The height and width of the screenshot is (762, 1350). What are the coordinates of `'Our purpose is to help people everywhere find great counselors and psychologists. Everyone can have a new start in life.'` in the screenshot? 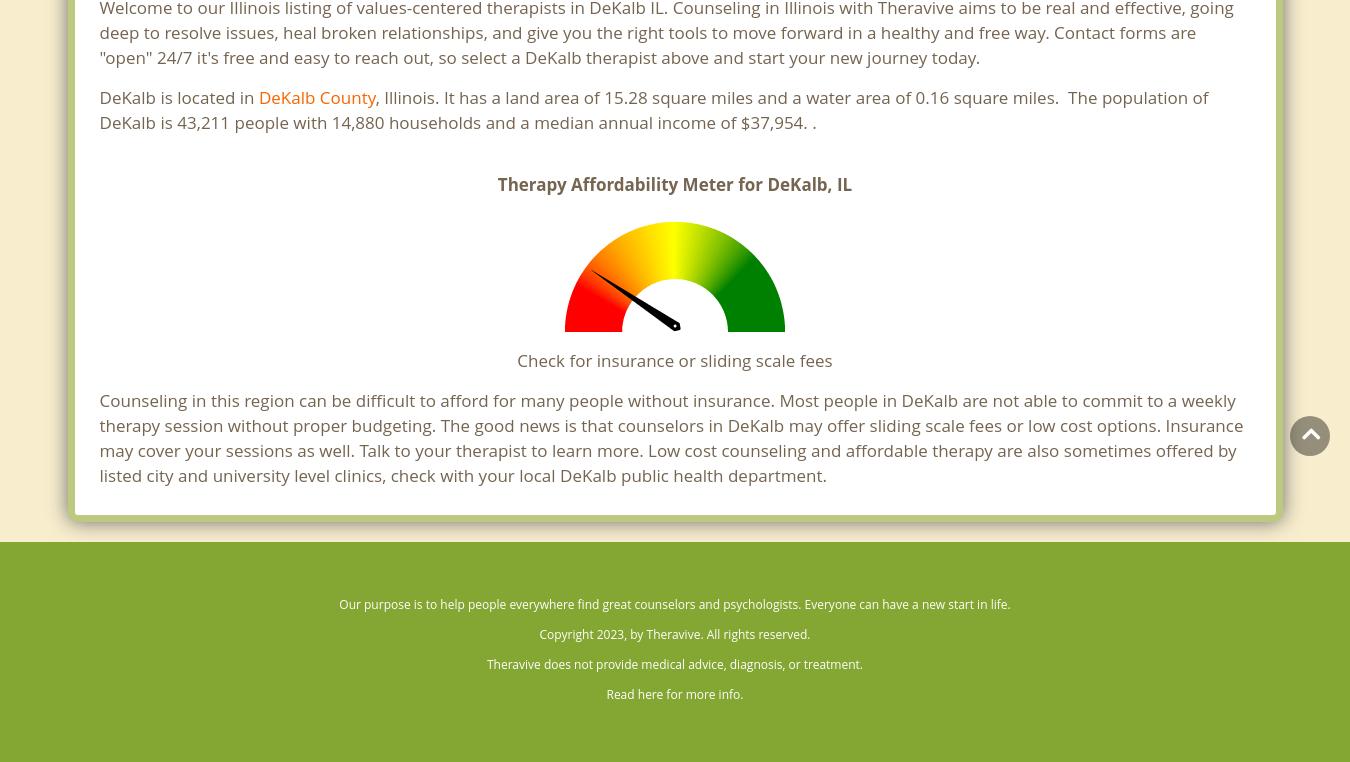 It's located at (674, 604).